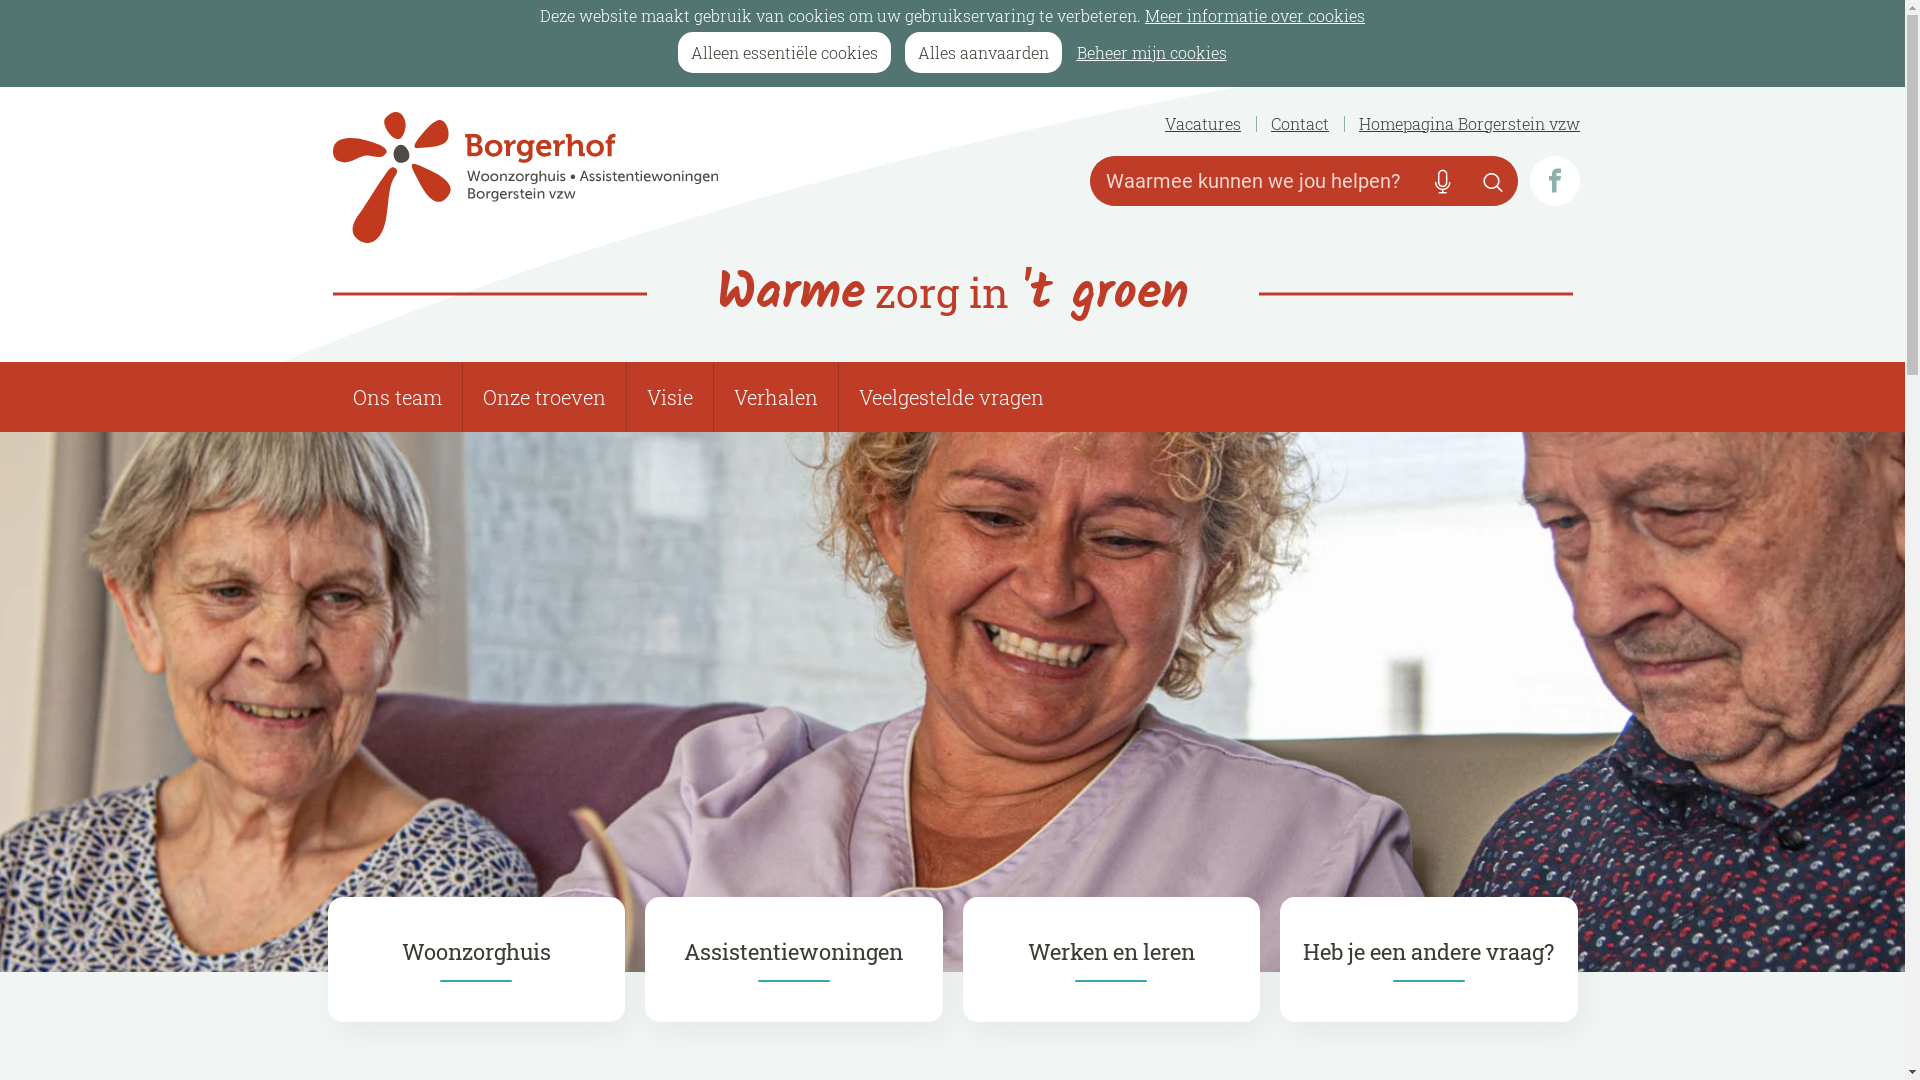 The width and height of the screenshot is (1920, 1080). What do you see at coordinates (949, 397) in the screenshot?
I see `'Veelgestelde vragen'` at bounding box center [949, 397].